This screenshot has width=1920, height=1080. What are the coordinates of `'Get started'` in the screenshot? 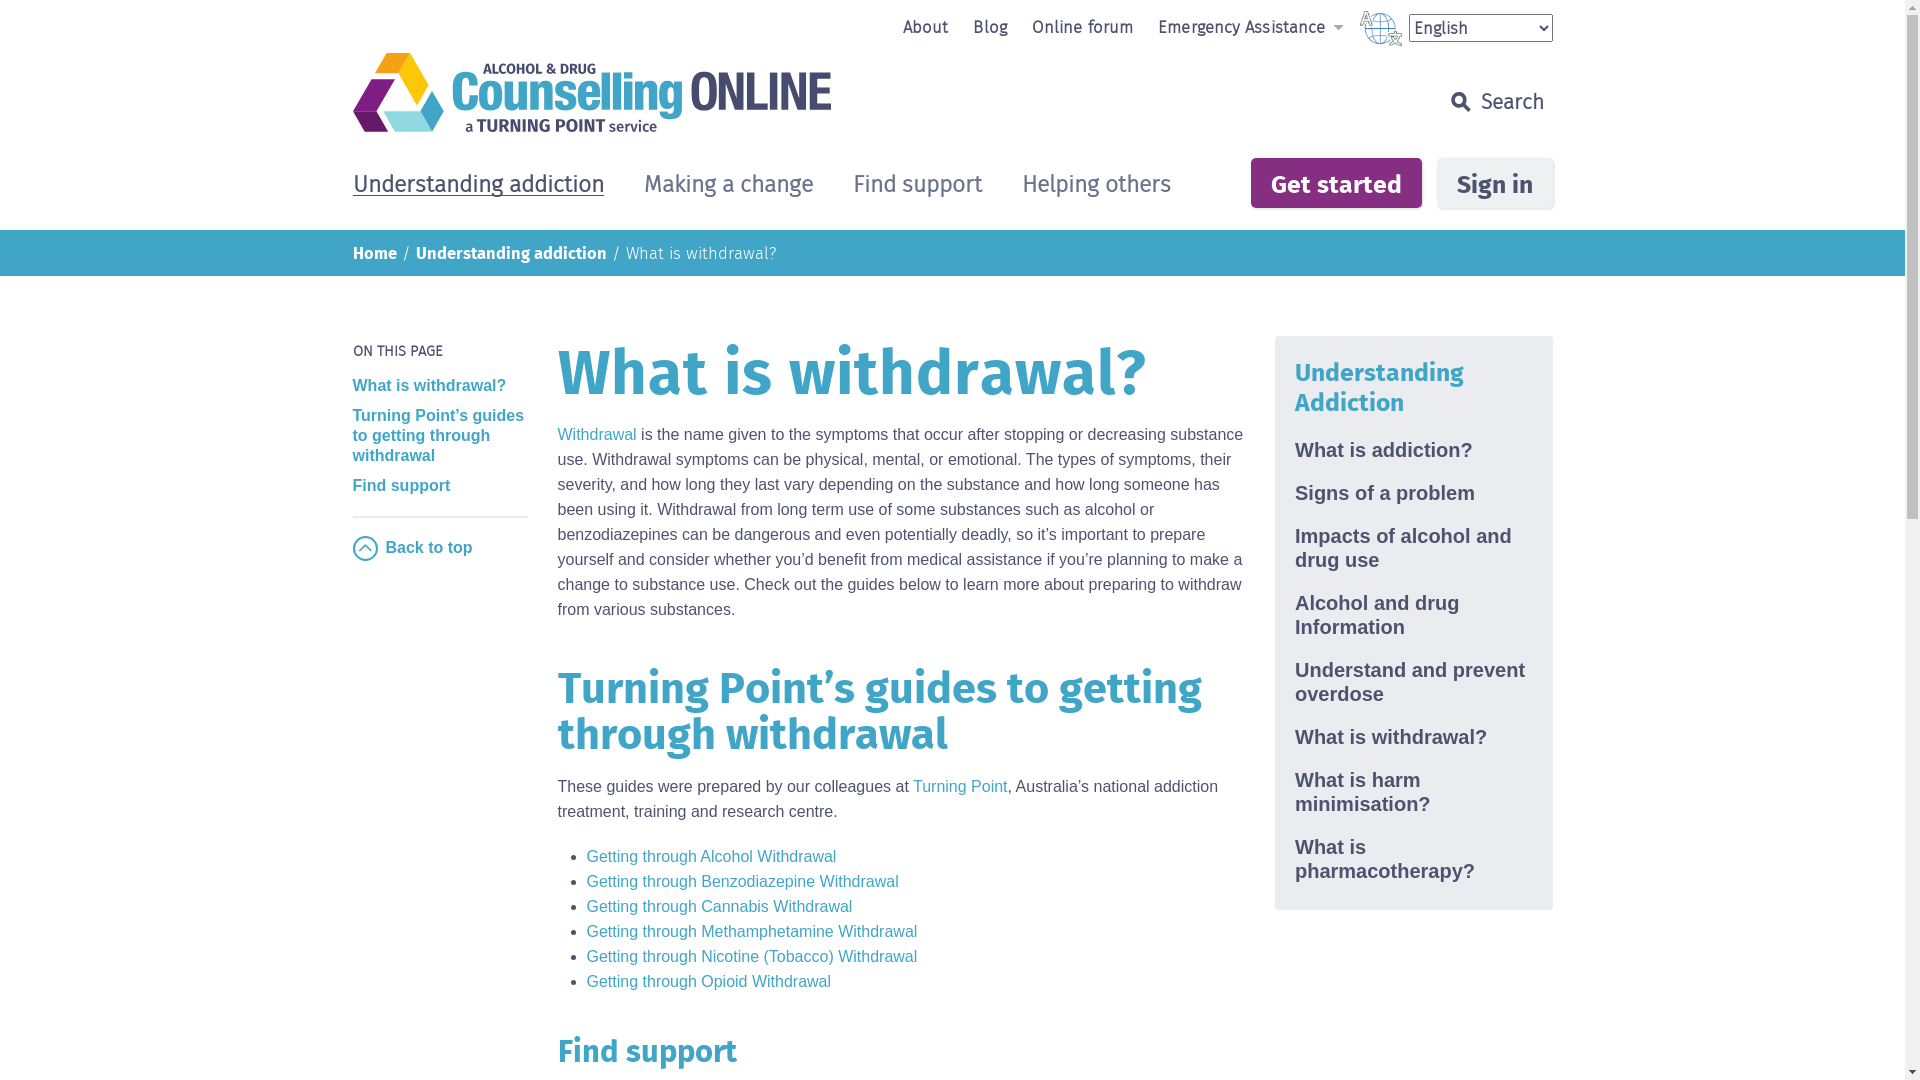 It's located at (1335, 182).